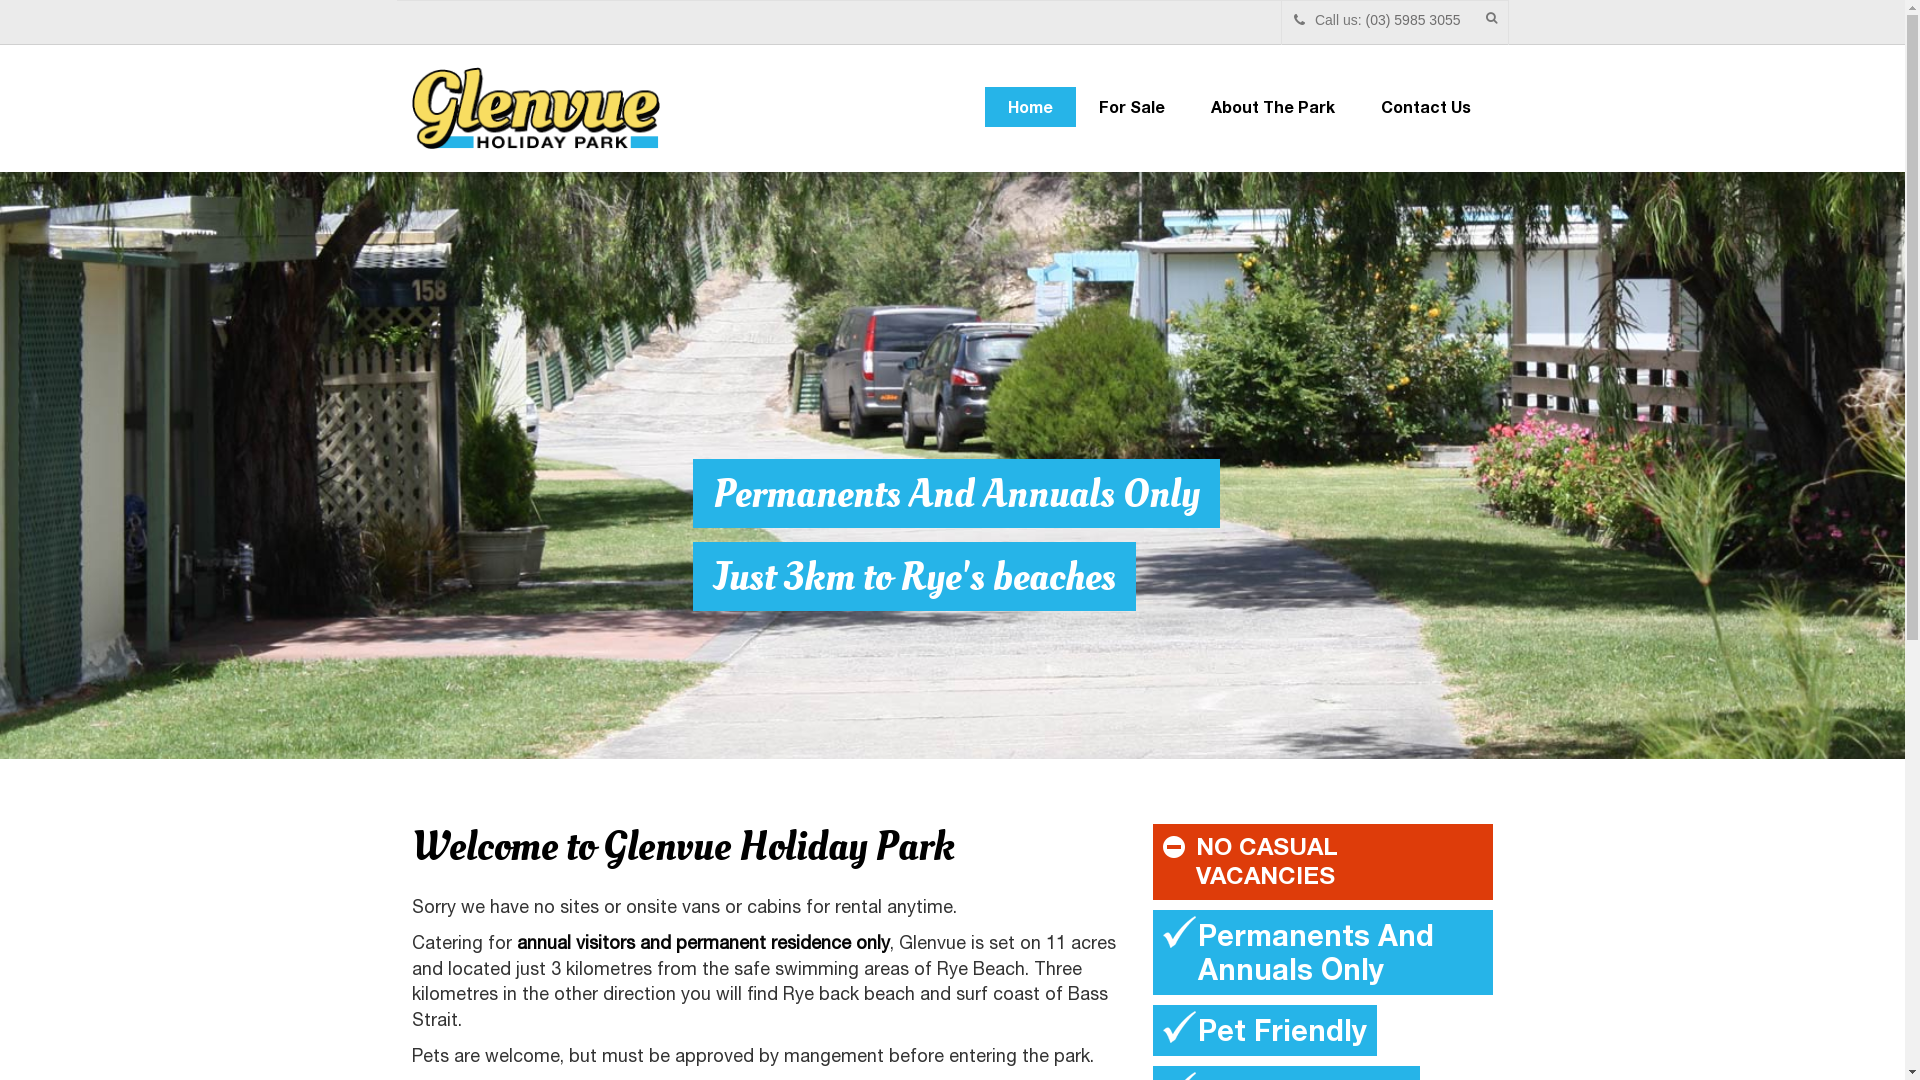 The width and height of the screenshot is (1920, 1080). Describe the element at coordinates (1074, 107) in the screenshot. I see `'For Sale'` at that location.